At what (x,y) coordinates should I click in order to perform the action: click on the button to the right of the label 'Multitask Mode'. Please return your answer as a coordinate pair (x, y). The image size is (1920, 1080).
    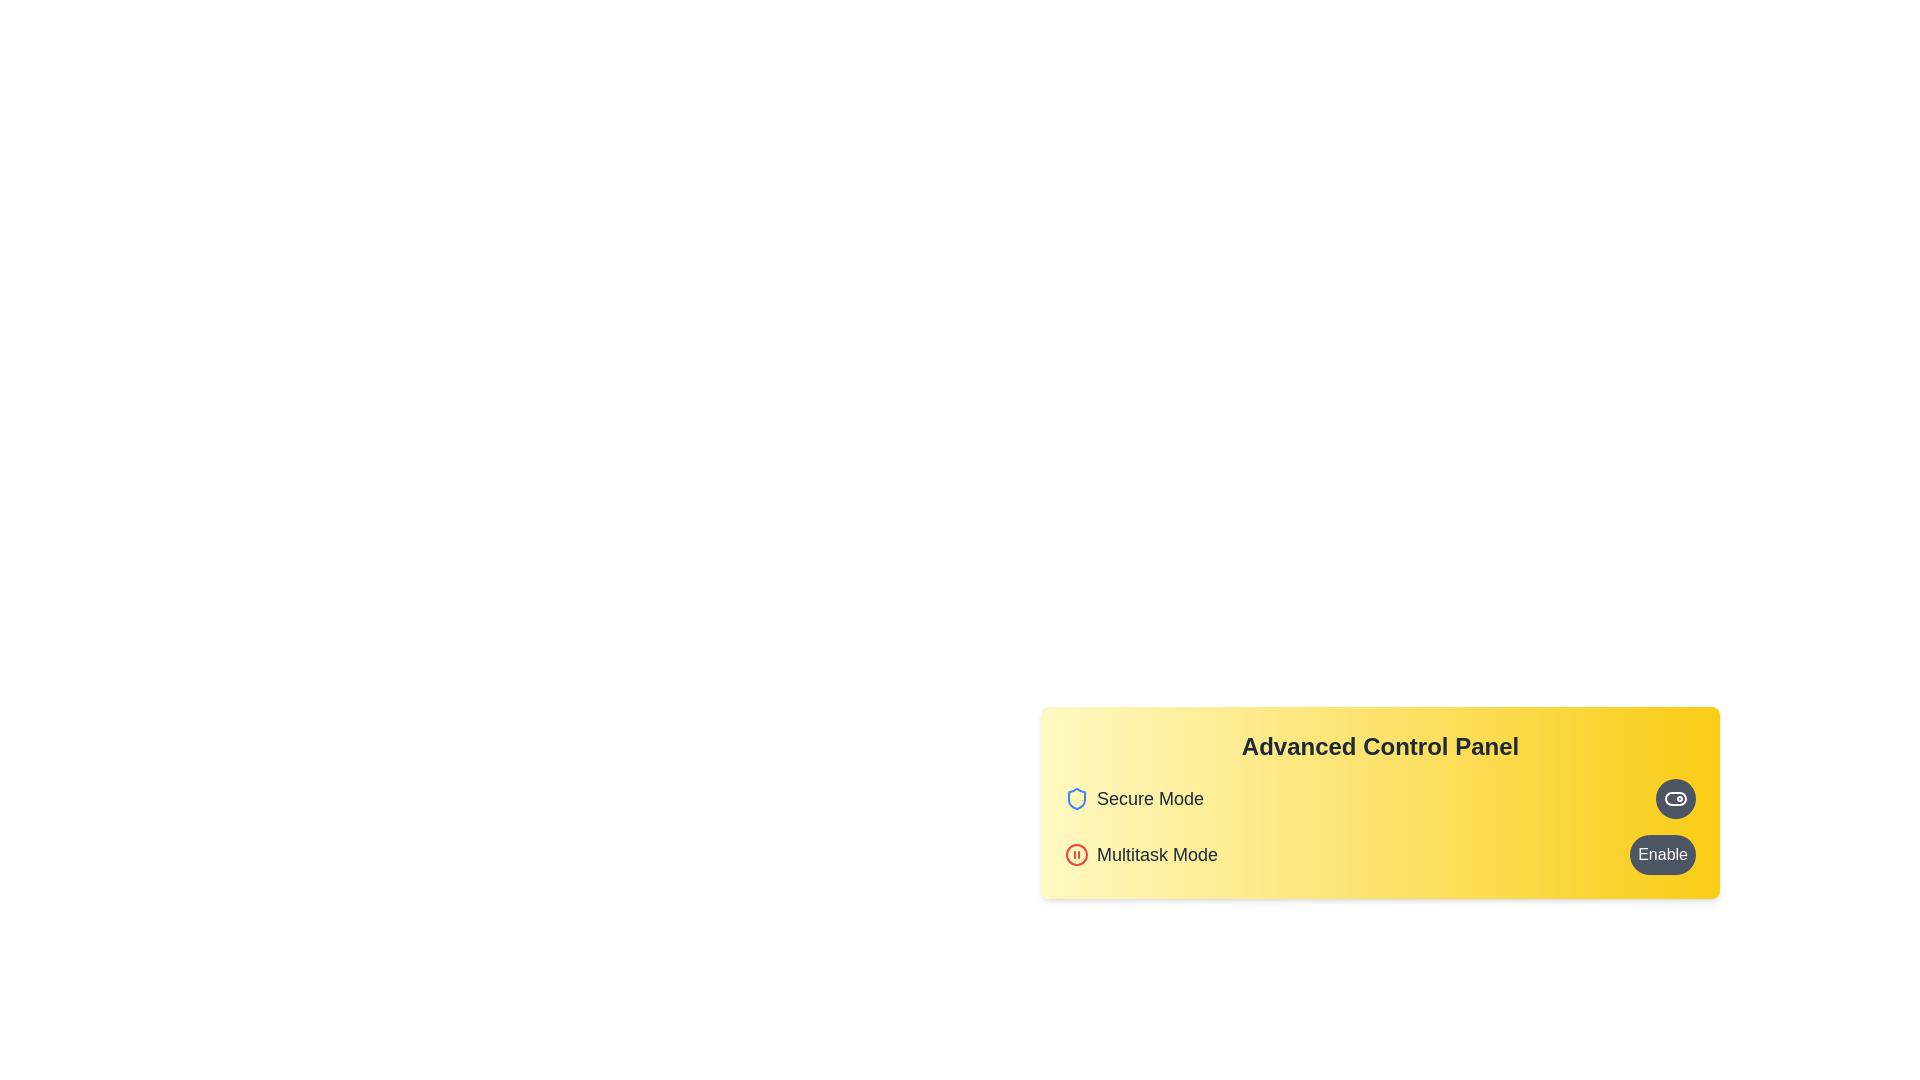
    Looking at the image, I should click on (1662, 855).